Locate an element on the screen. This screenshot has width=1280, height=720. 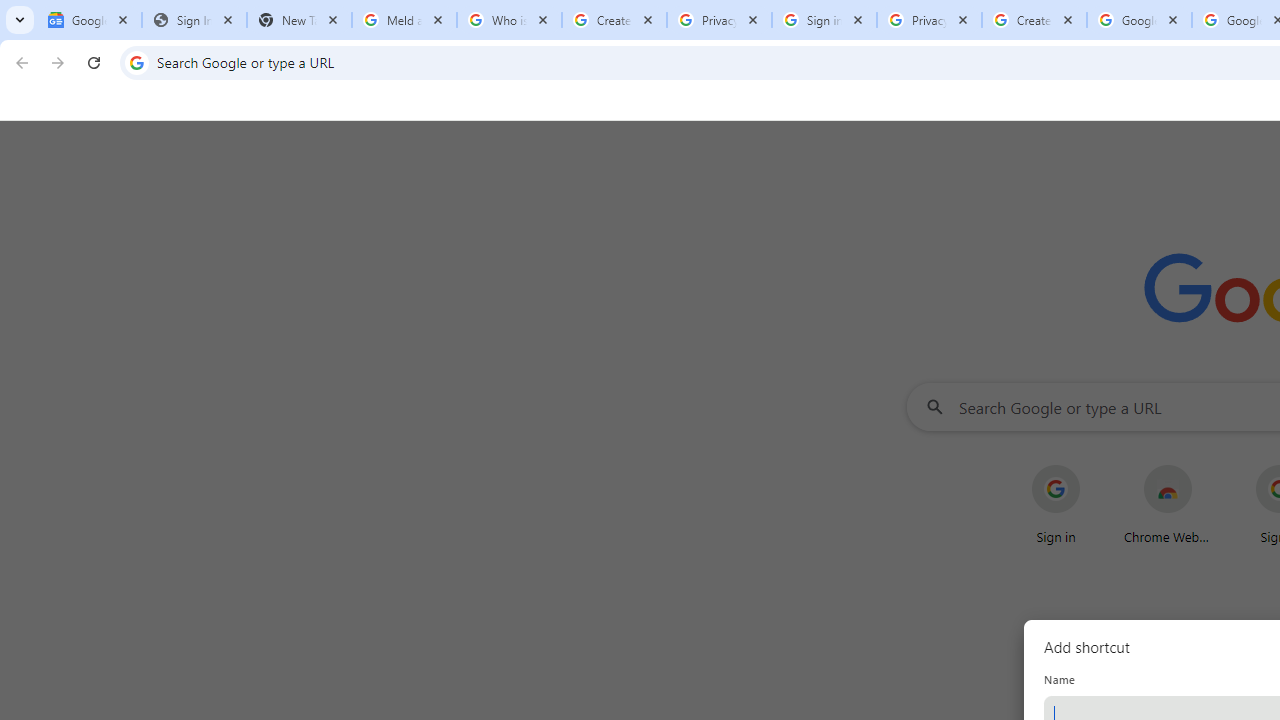
'Who is my administrator? - Google Account Help' is located at coordinates (509, 20).